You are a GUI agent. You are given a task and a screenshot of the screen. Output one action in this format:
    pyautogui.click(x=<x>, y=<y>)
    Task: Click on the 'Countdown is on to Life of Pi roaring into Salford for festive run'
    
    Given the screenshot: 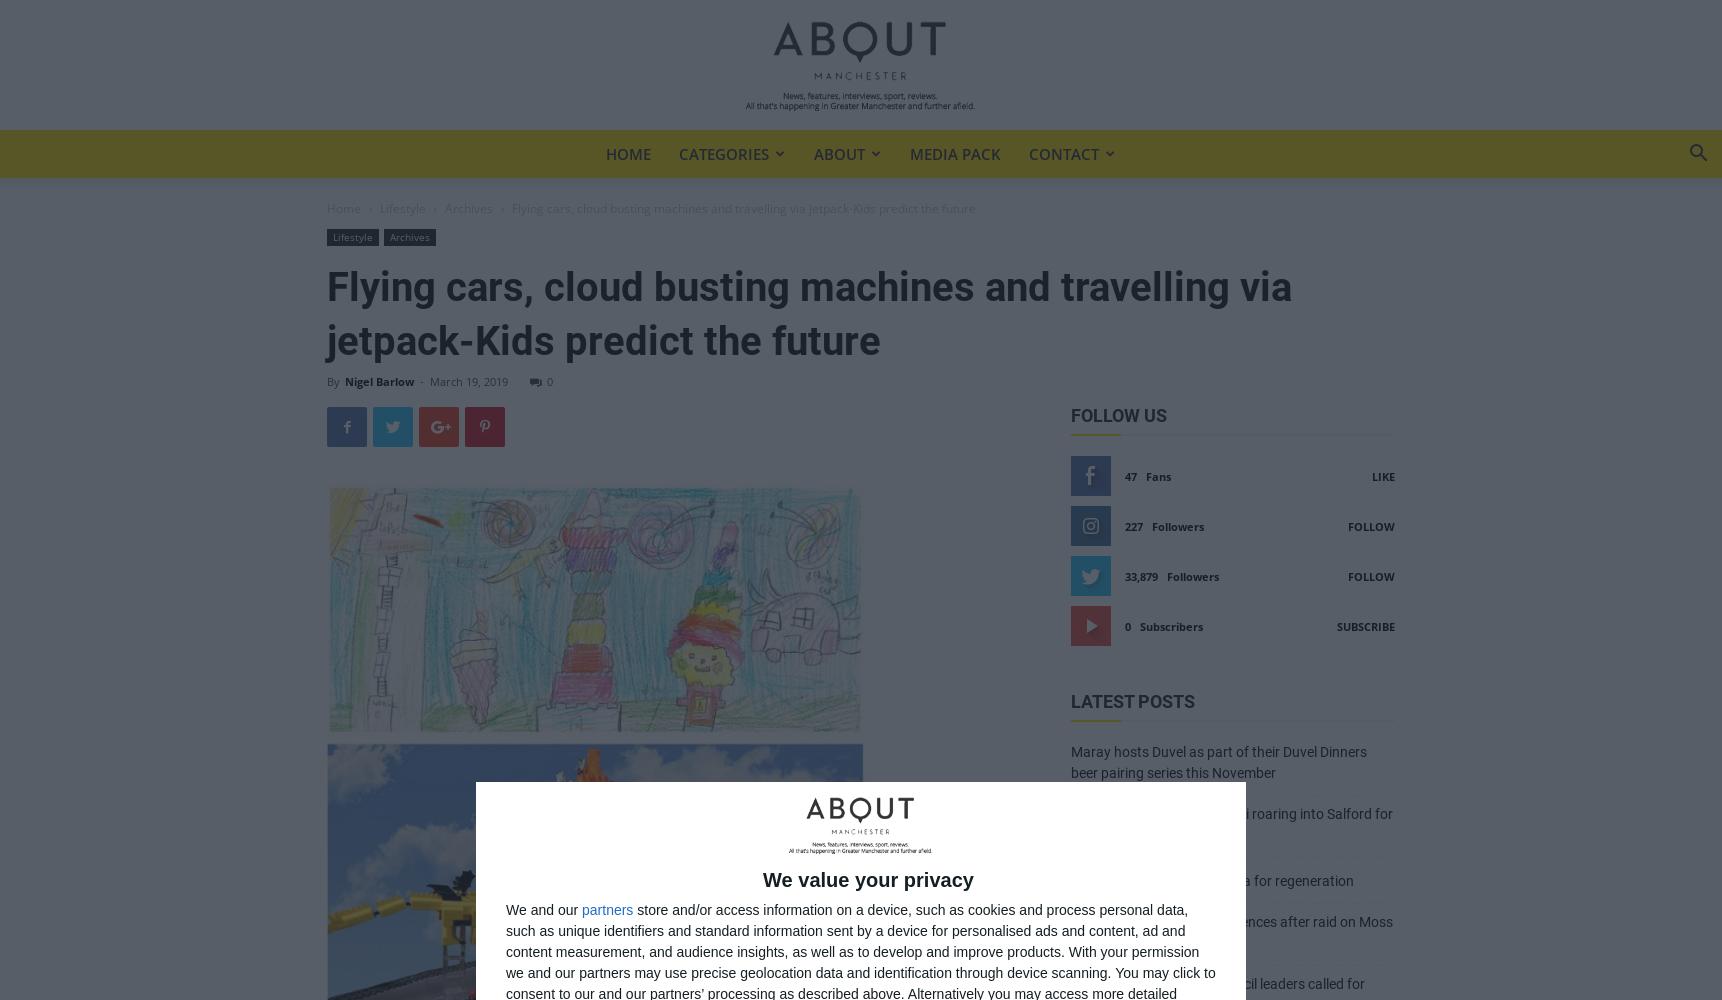 What is the action you would take?
    pyautogui.click(x=1231, y=823)
    